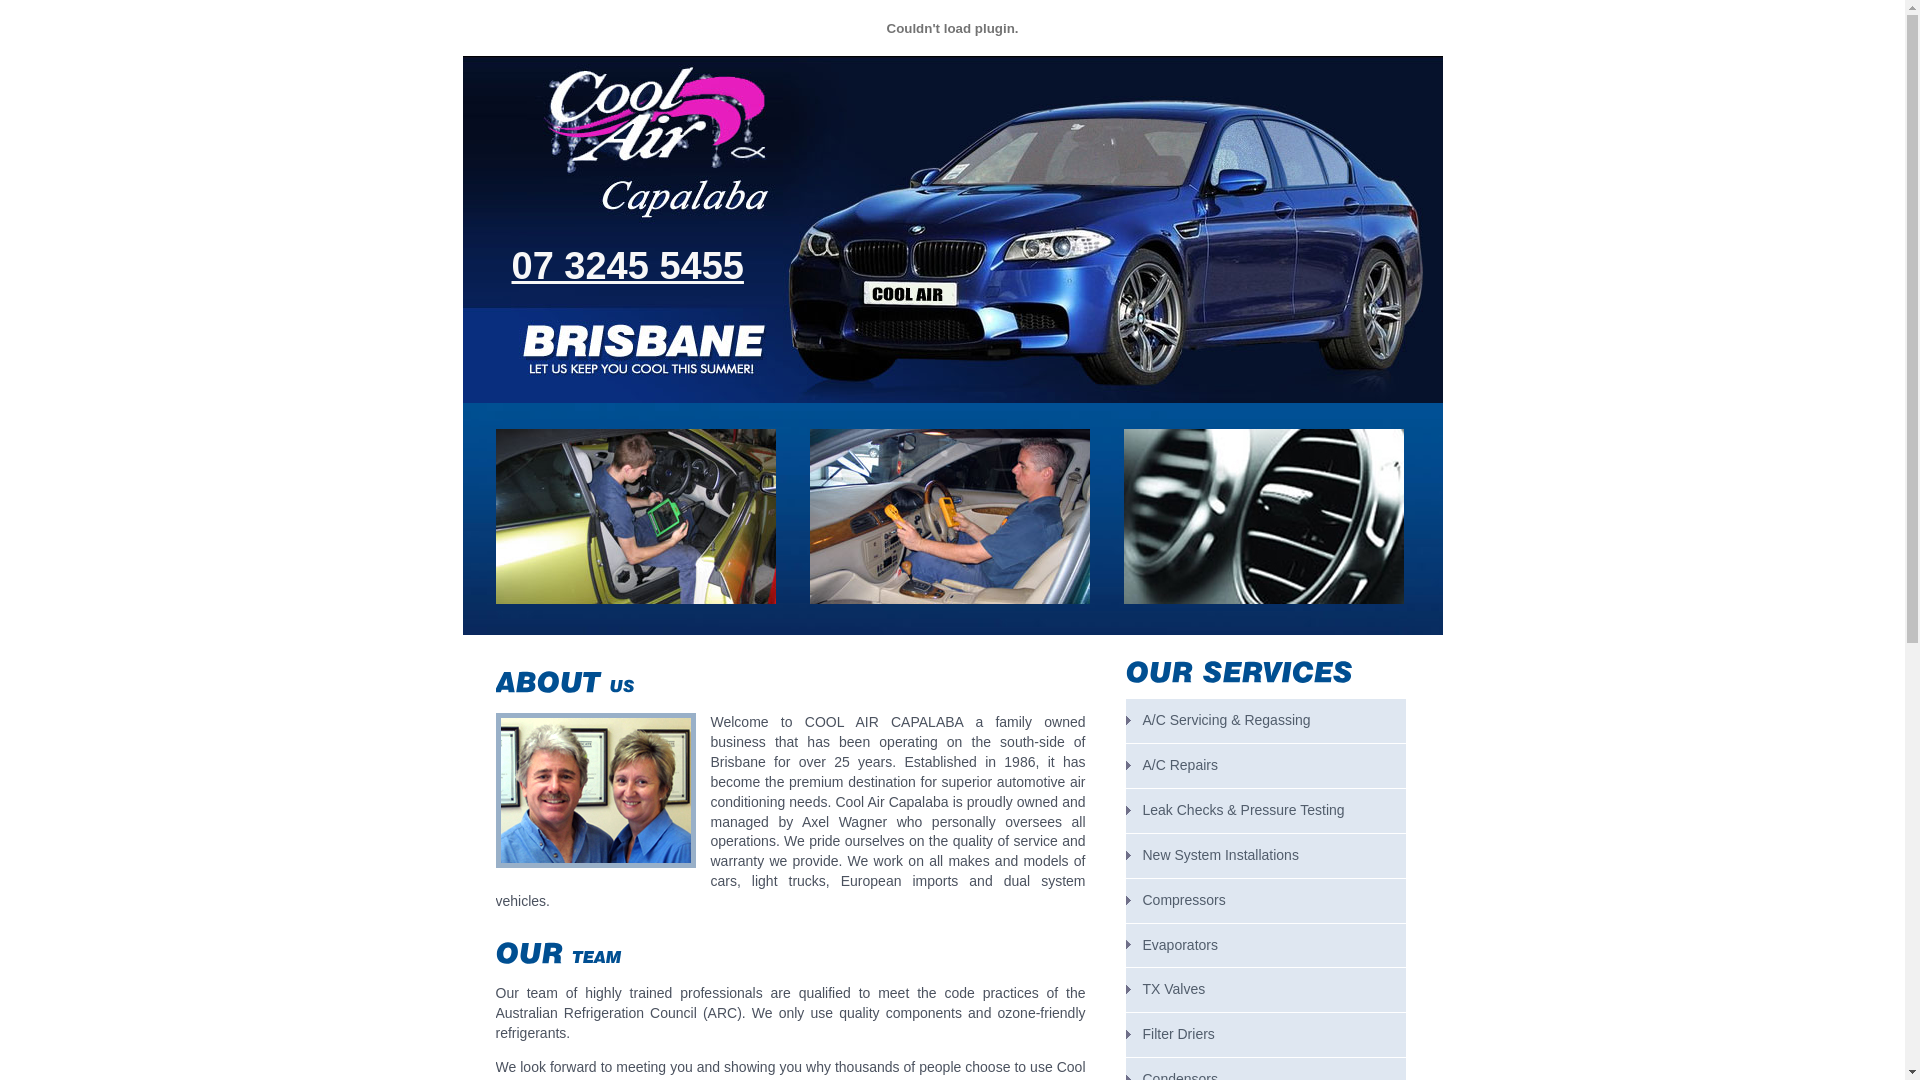 This screenshot has width=1920, height=1080. I want to click on 'A/C Repairs', so click(1265, 765).